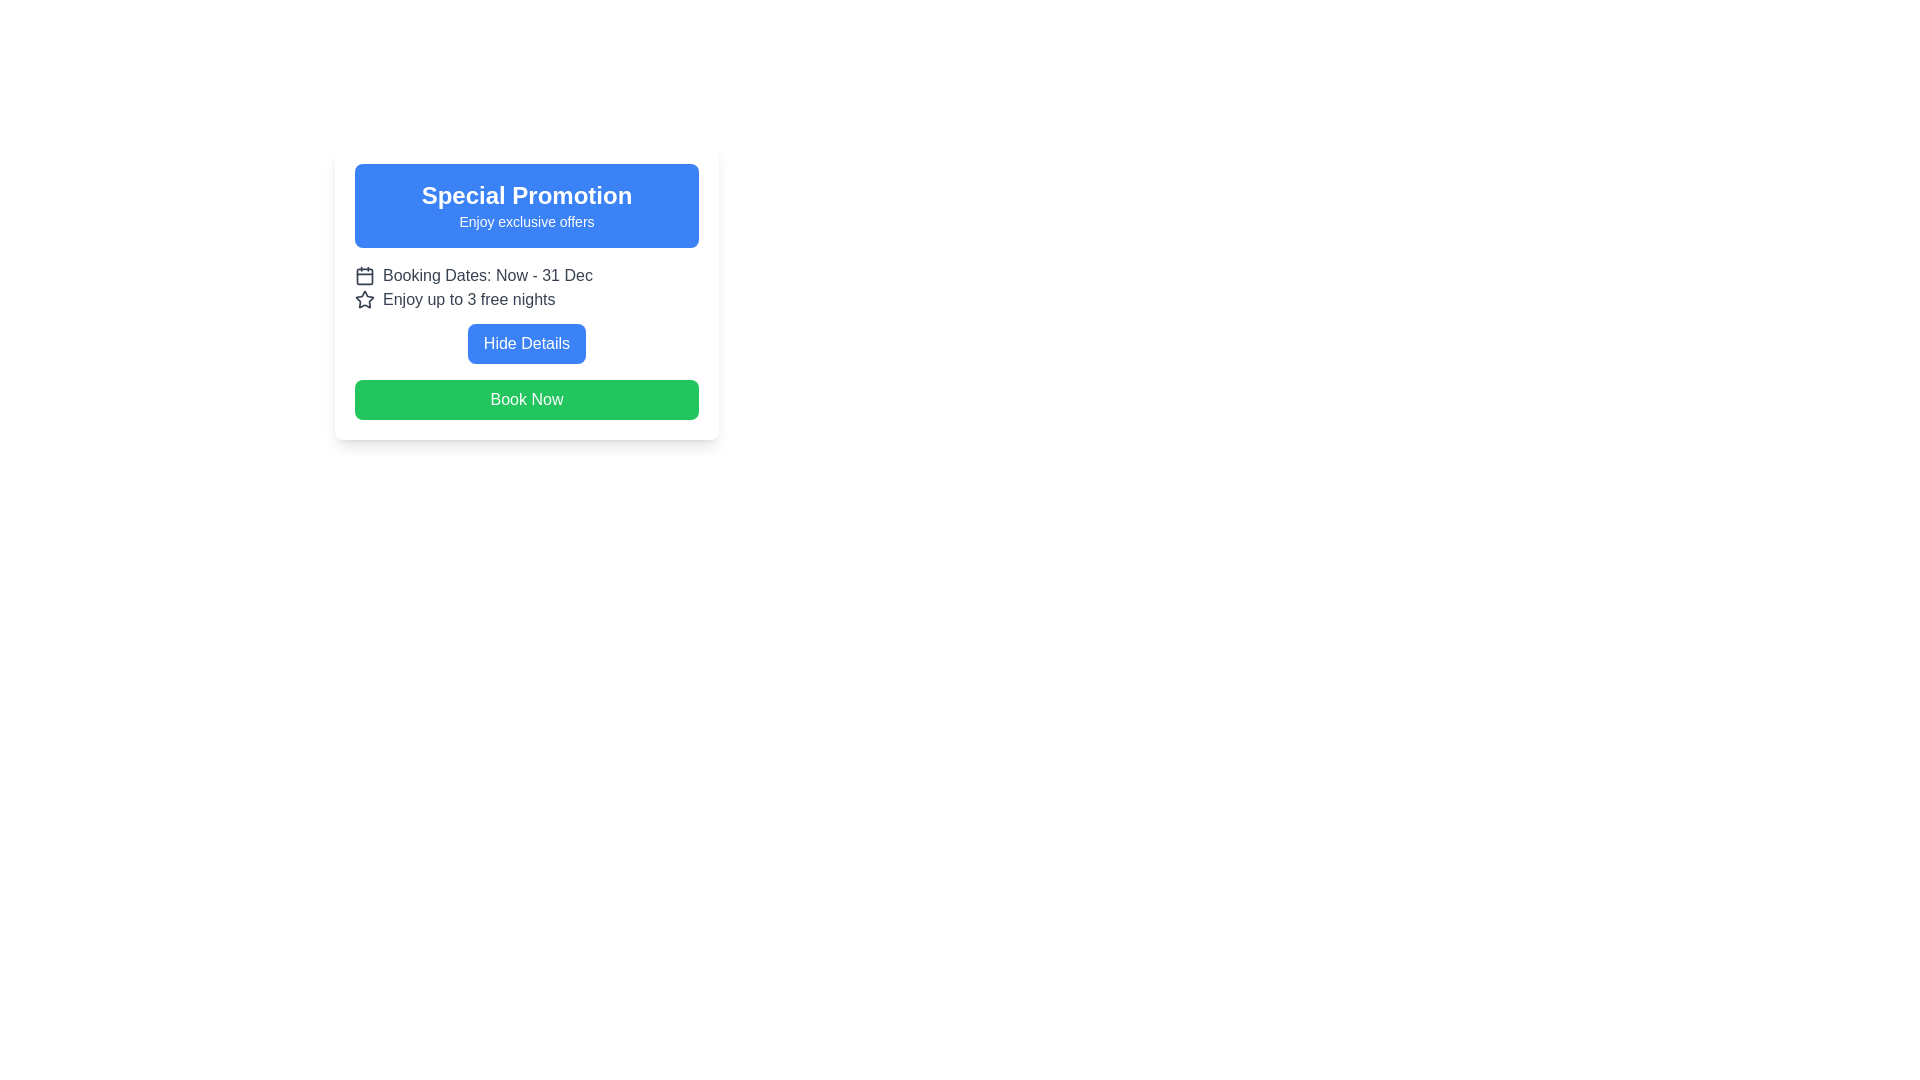 This screenshot has height=1080, width=1920. What do you see at coordinates (527, 342) in the screenshot?
I see `the button located beneath the text 'Booking Dates: Now - 31 Dec' and above the green 'Book Now' button` at bounding box center [527, 342].